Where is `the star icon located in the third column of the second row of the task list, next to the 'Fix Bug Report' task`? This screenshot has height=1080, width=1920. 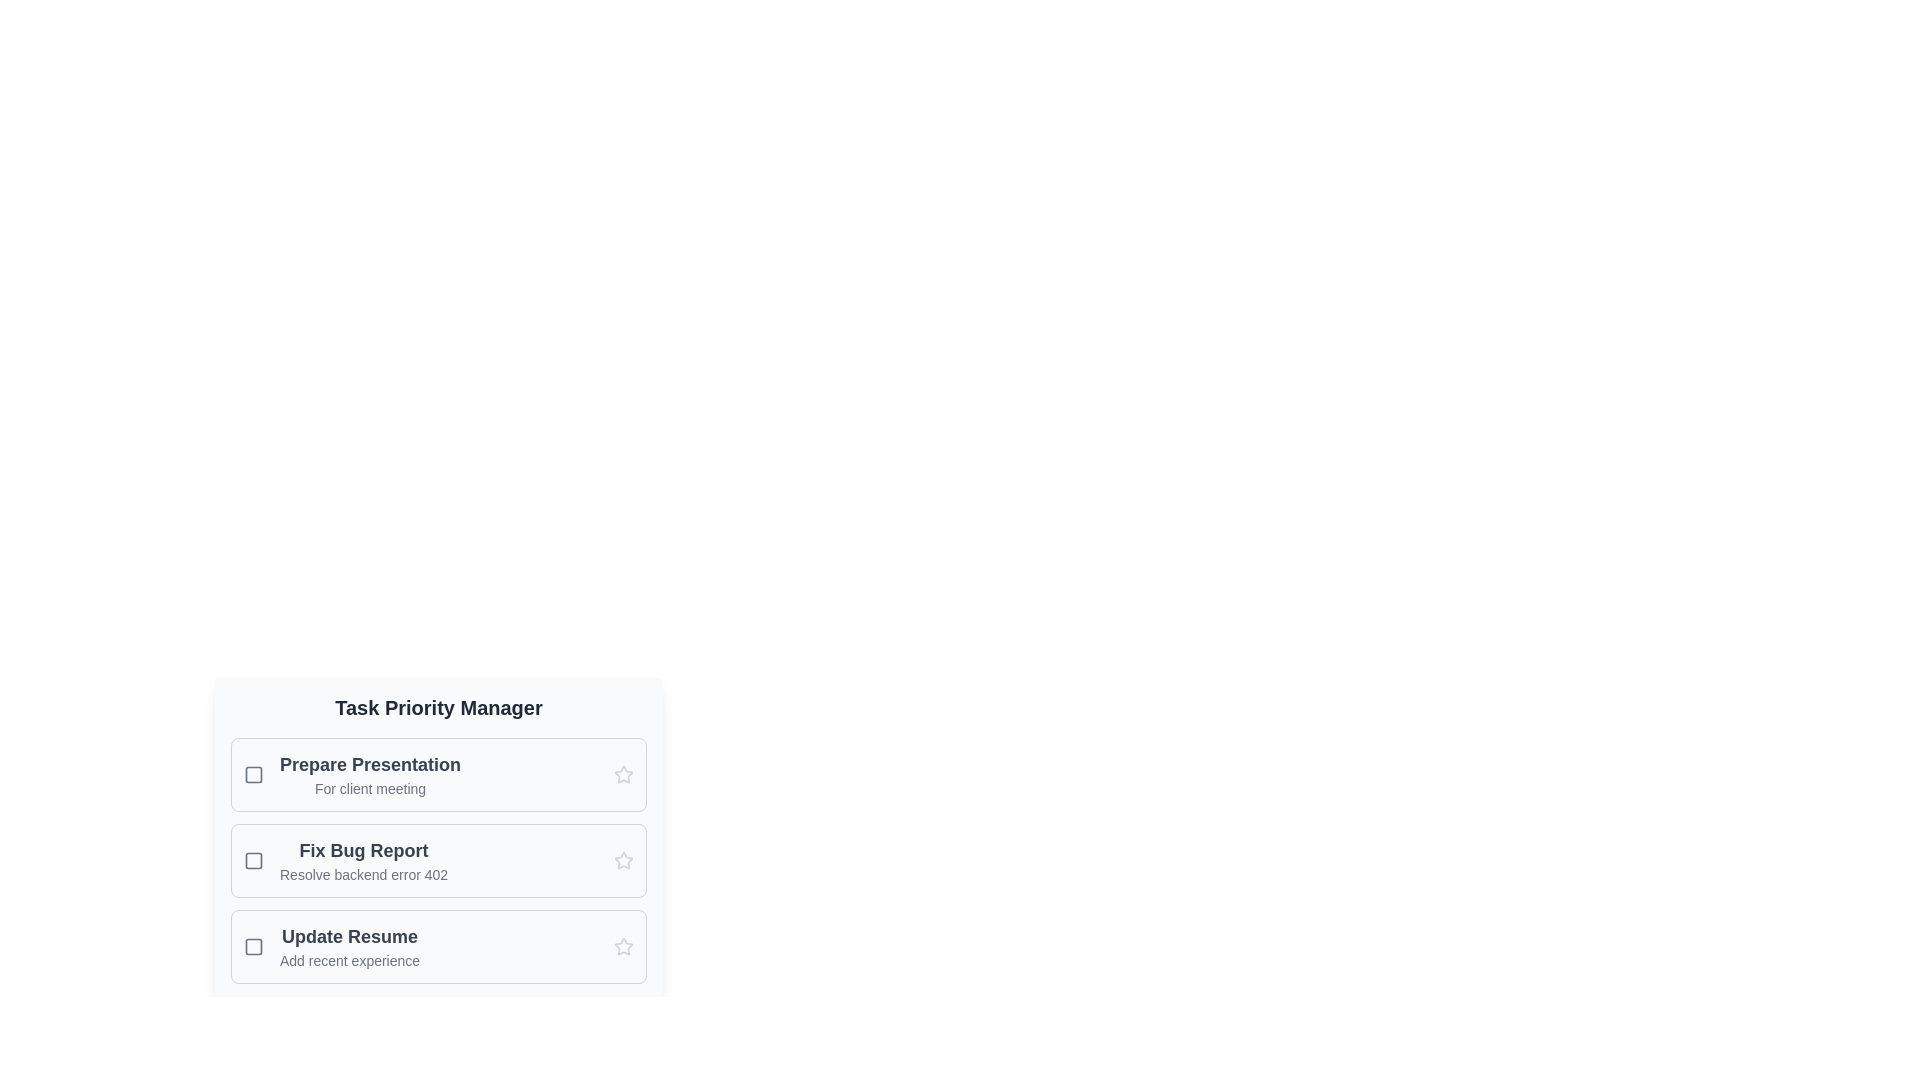
the star icon located in the third column of the second row of the task list, next to the 'Fix Bug Report' task is located at coordinates (623, 859).